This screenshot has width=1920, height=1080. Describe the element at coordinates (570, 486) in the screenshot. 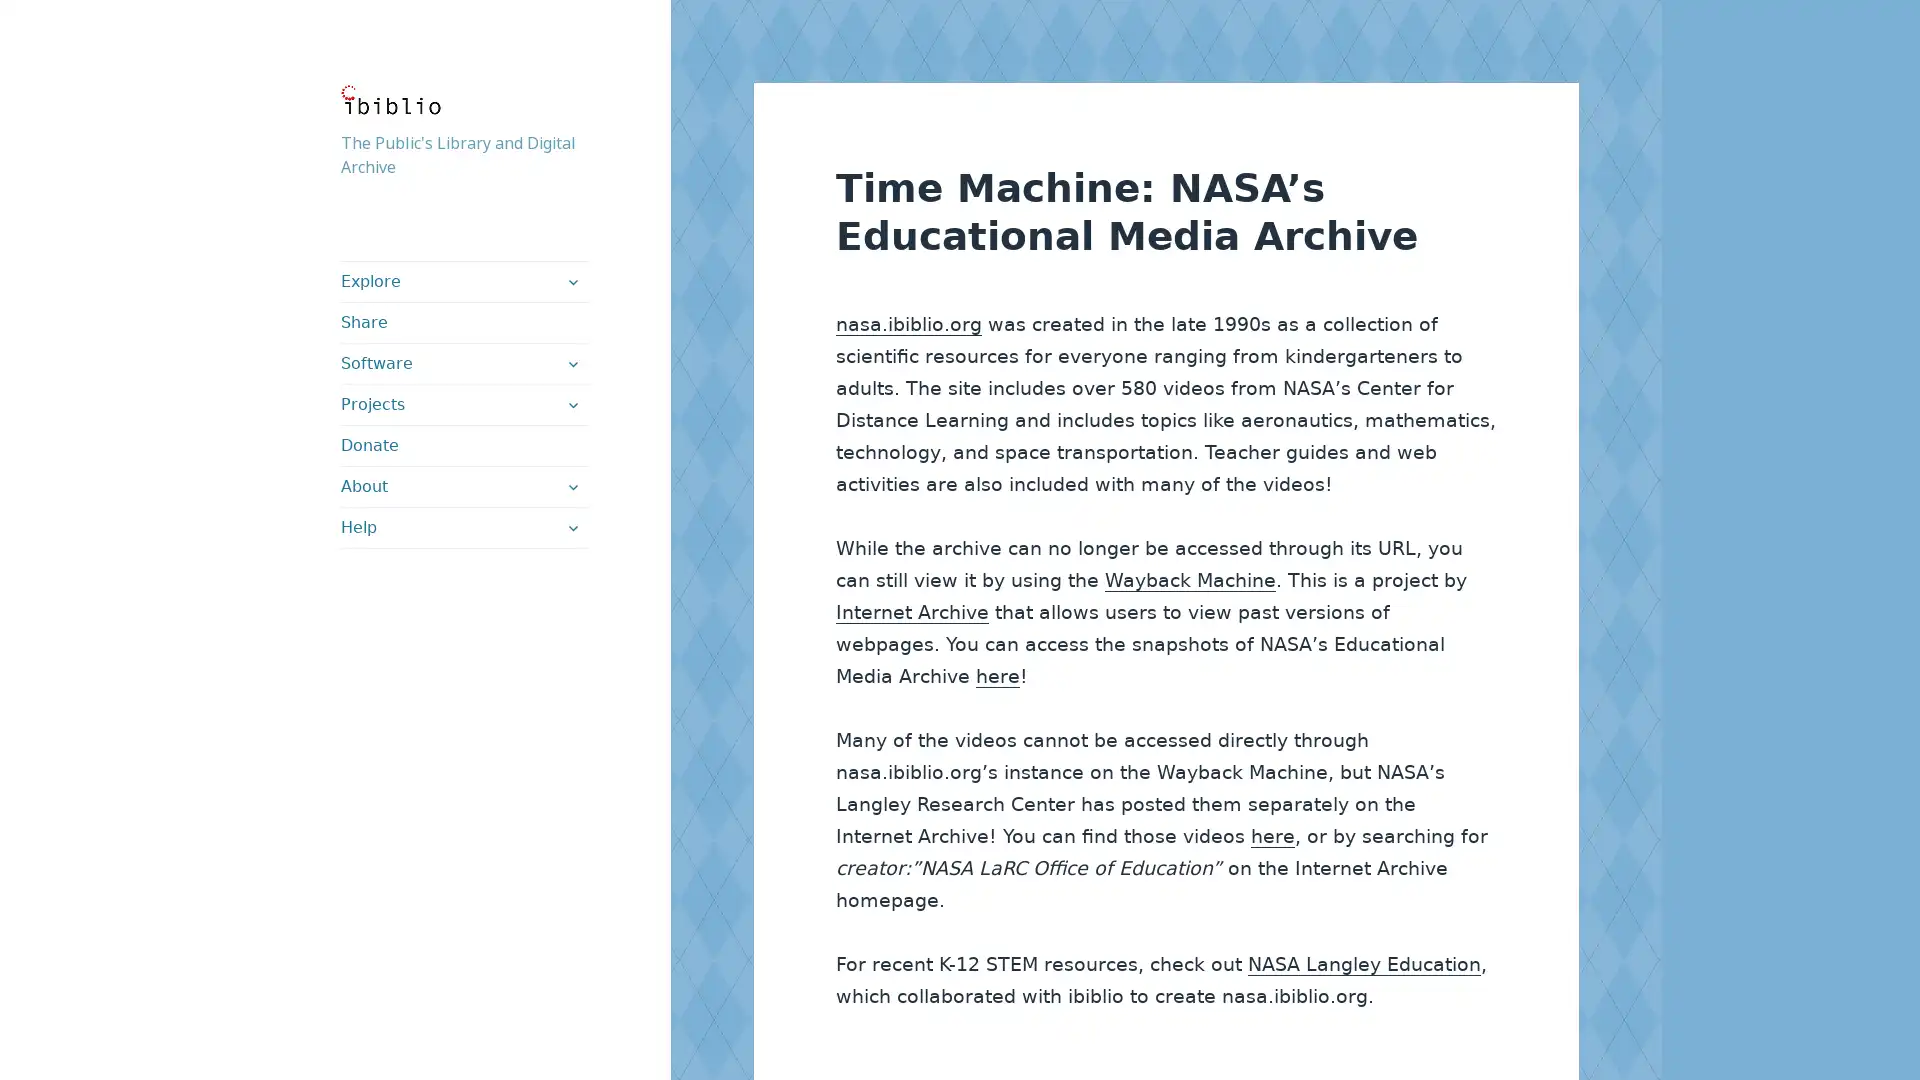

I see `expand child menu` at that location.